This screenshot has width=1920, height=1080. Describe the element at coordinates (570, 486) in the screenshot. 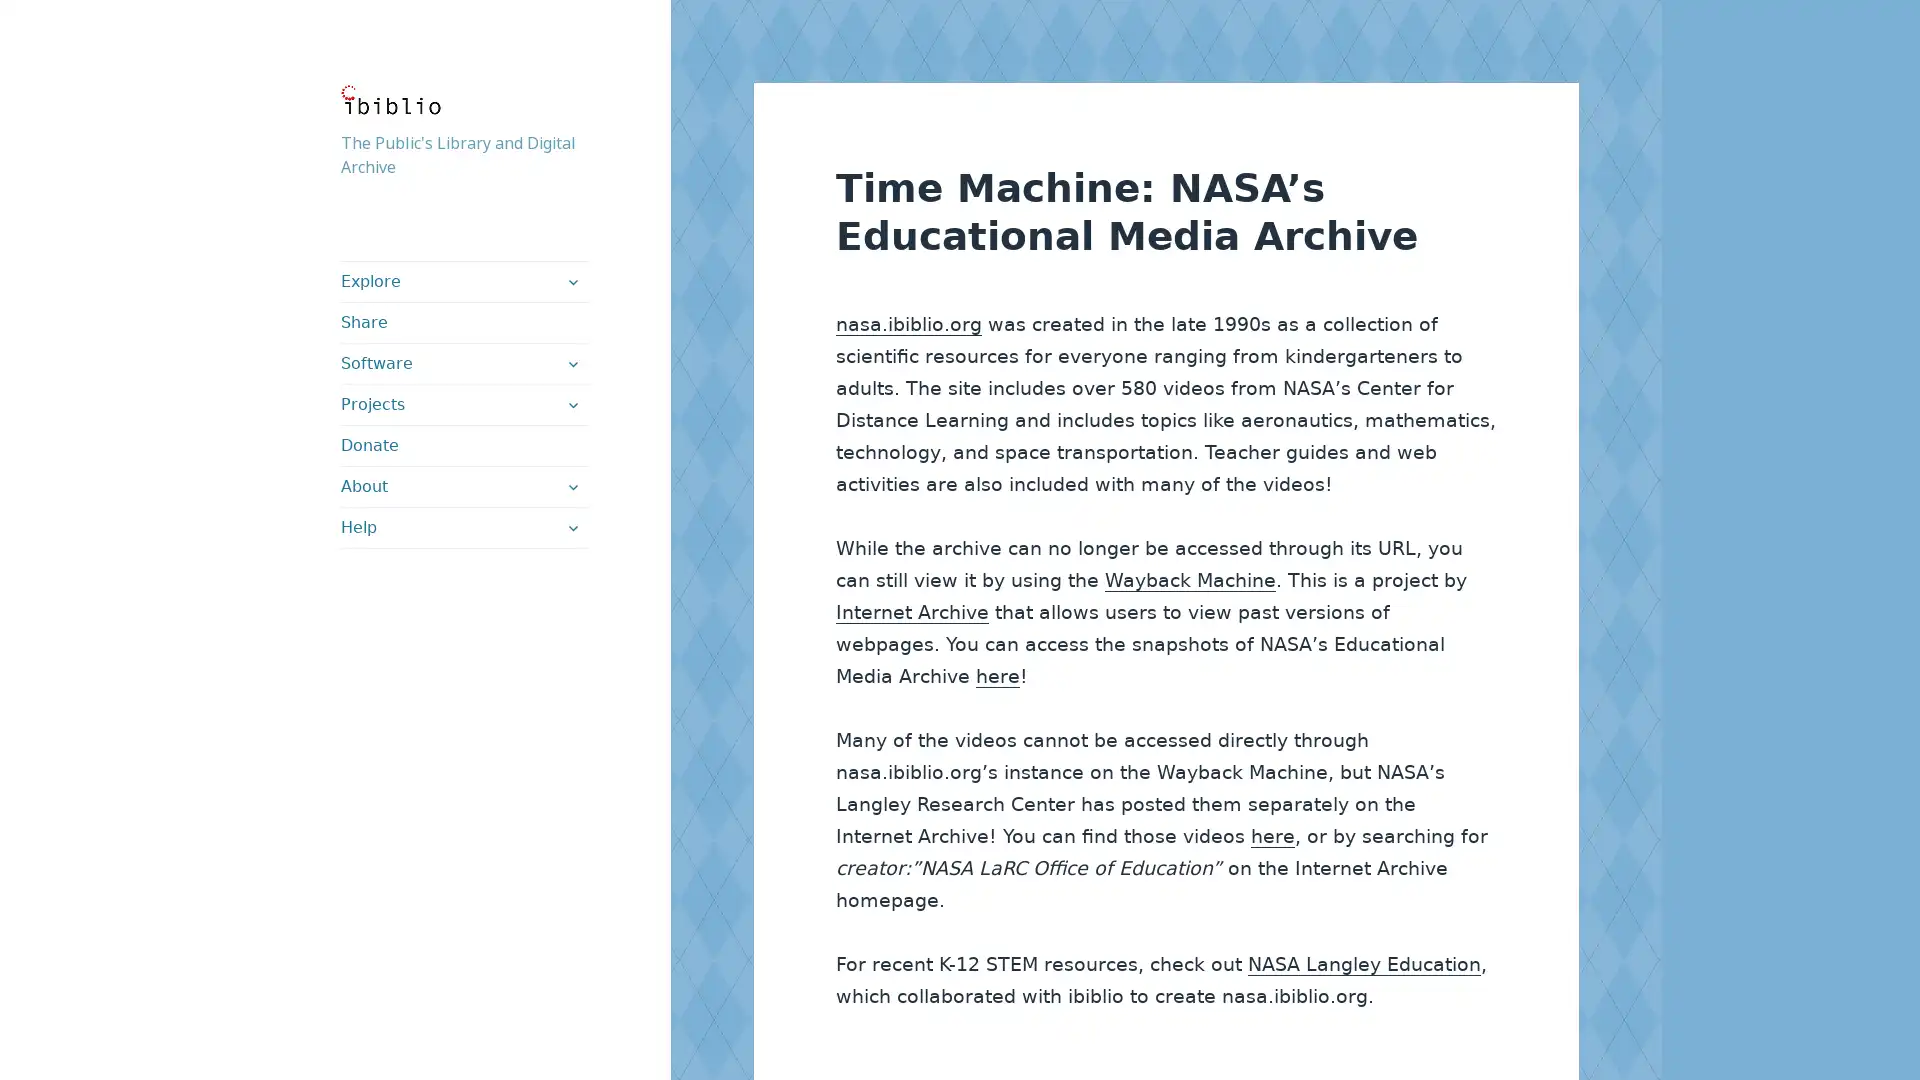

I see `expand child menu` at that location.